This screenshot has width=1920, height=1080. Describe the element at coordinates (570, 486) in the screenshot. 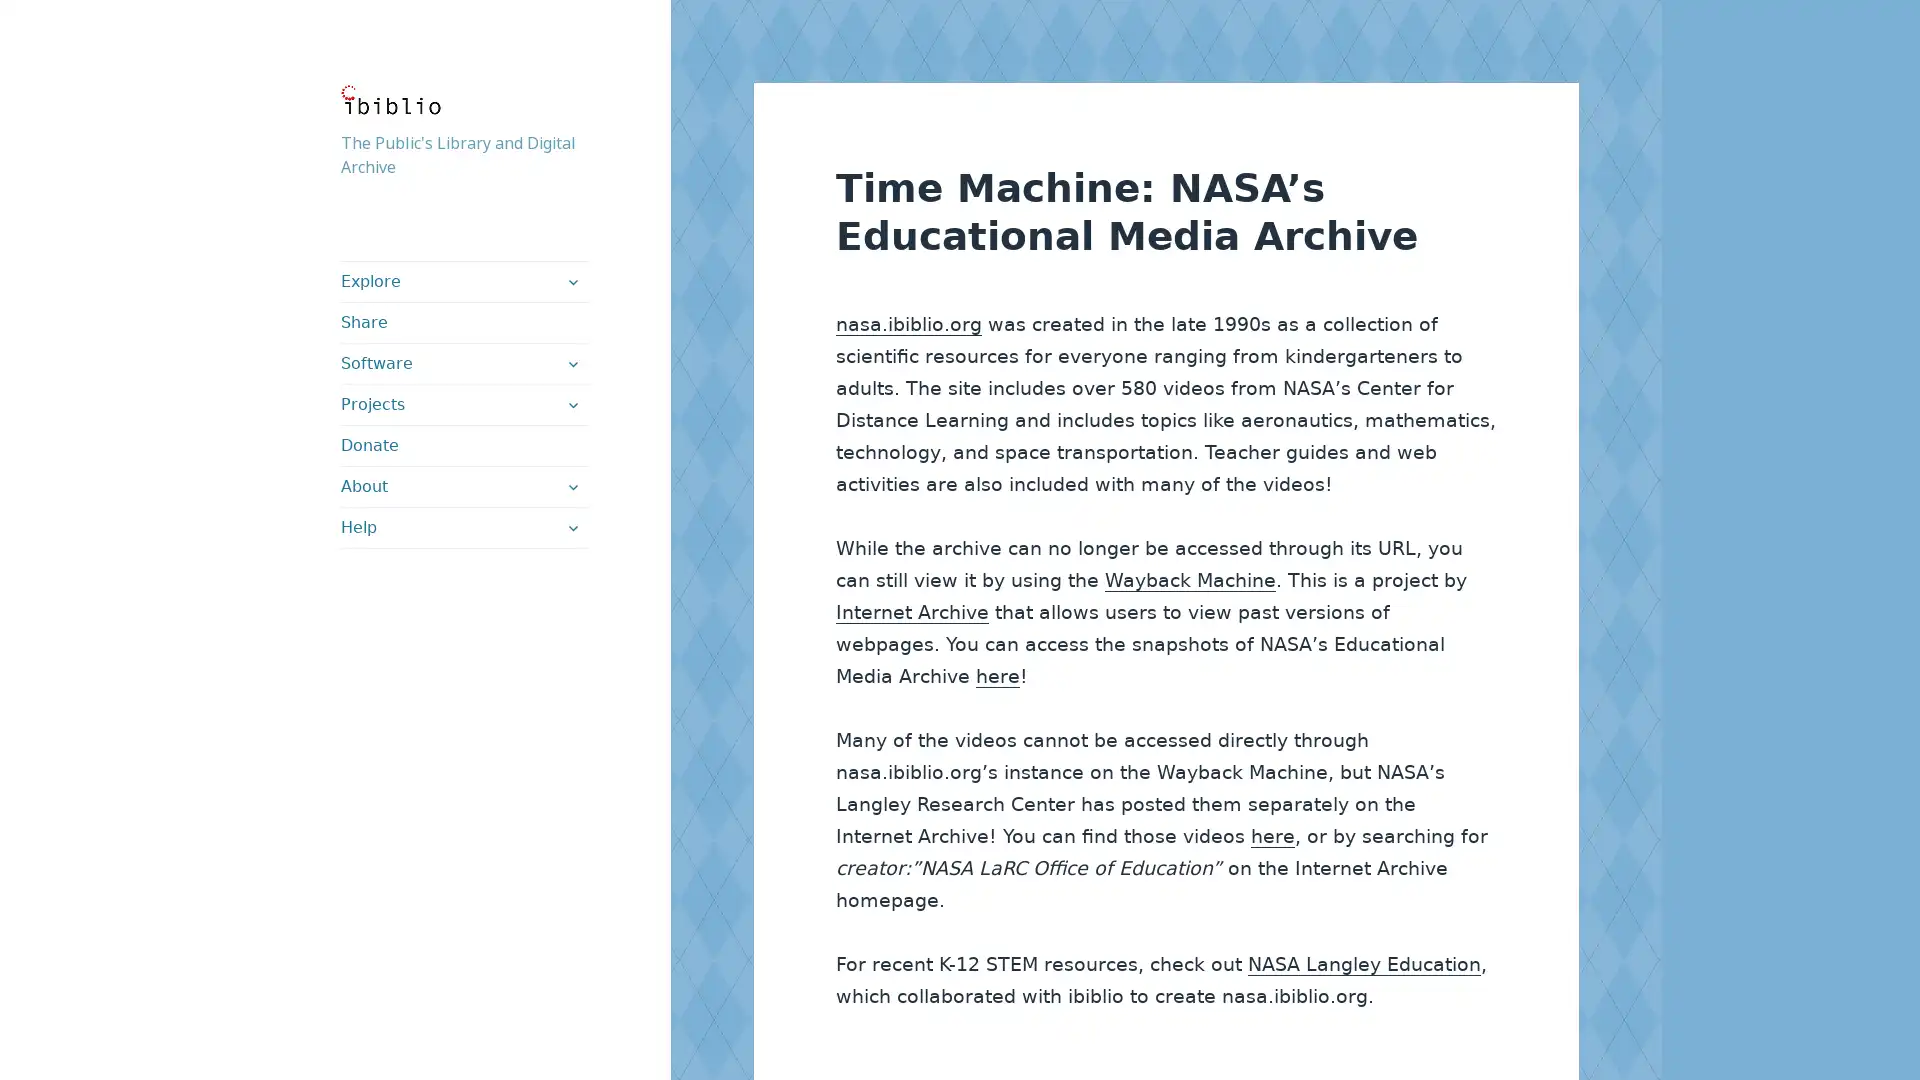

I see `expand child menu` at that location.